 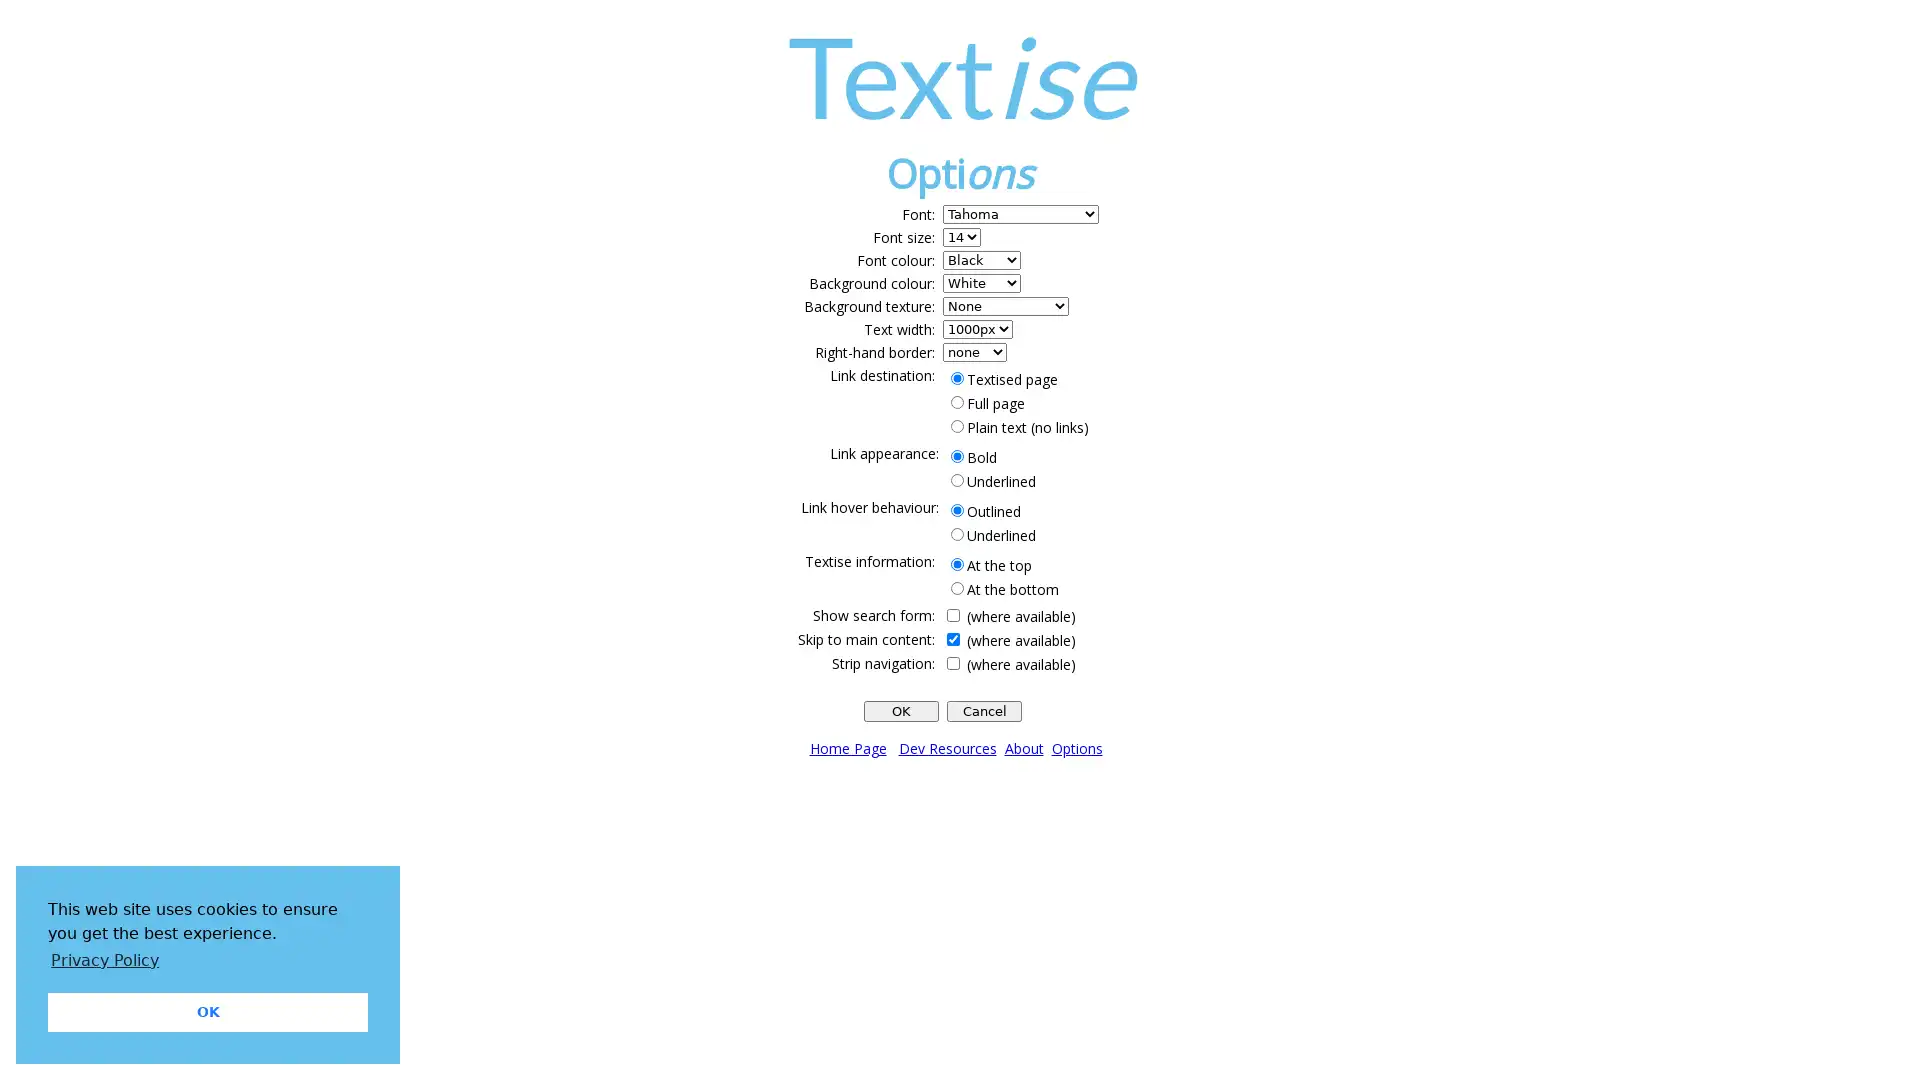 What do you see at coordinates (207, 1011) in the screenshot?
I see `dismiss cookie message` at bounding box center [207, 1011].